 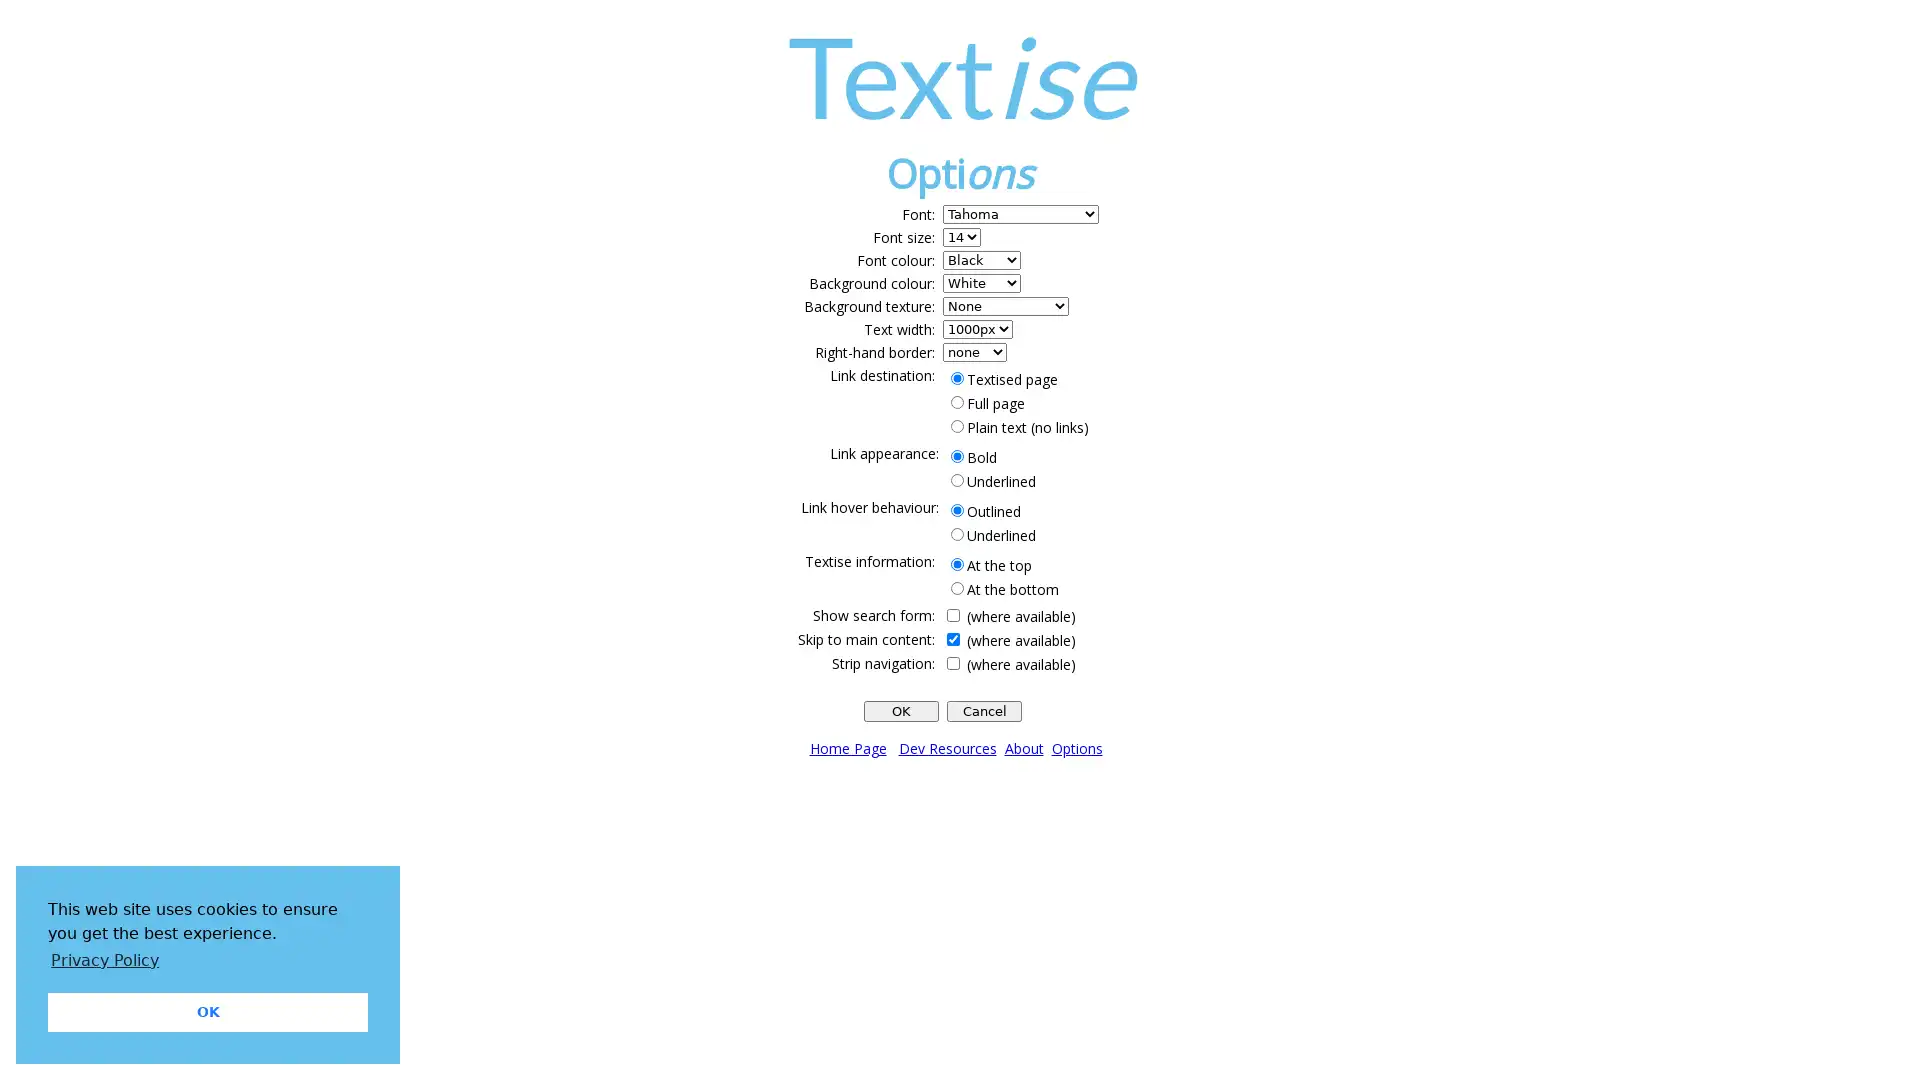 What do you see at coordinates (207, 1011) in the screenshot?
I see `dismiss cookie message` at bounding box center [207, 1011].